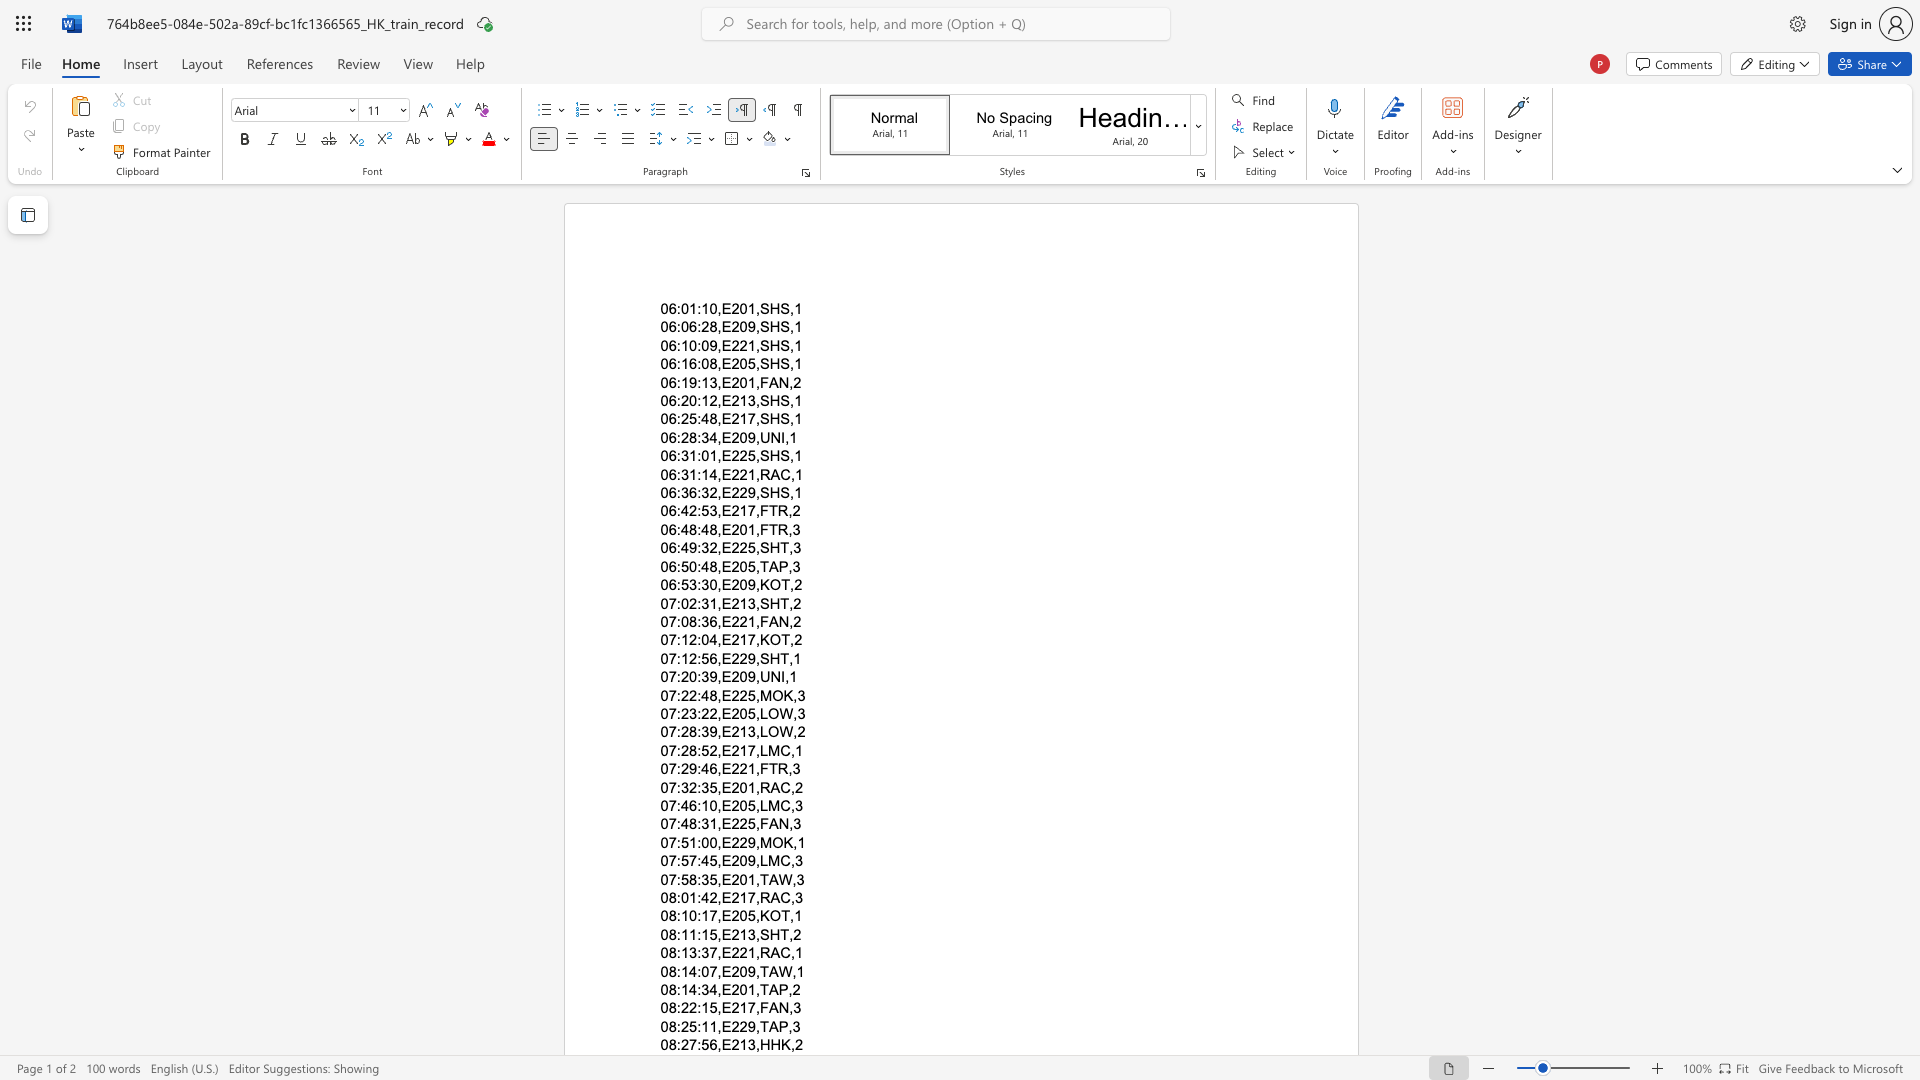 Image resolution: width=1920 pixels, height=1080 pixels. What do you see at coordinates (676, 786) in the screenshot?
I see `the subset text ":32:35,E201,RAC" within the text "07:32:35,E201,RAC,2"` at bounding box center [676, 786].